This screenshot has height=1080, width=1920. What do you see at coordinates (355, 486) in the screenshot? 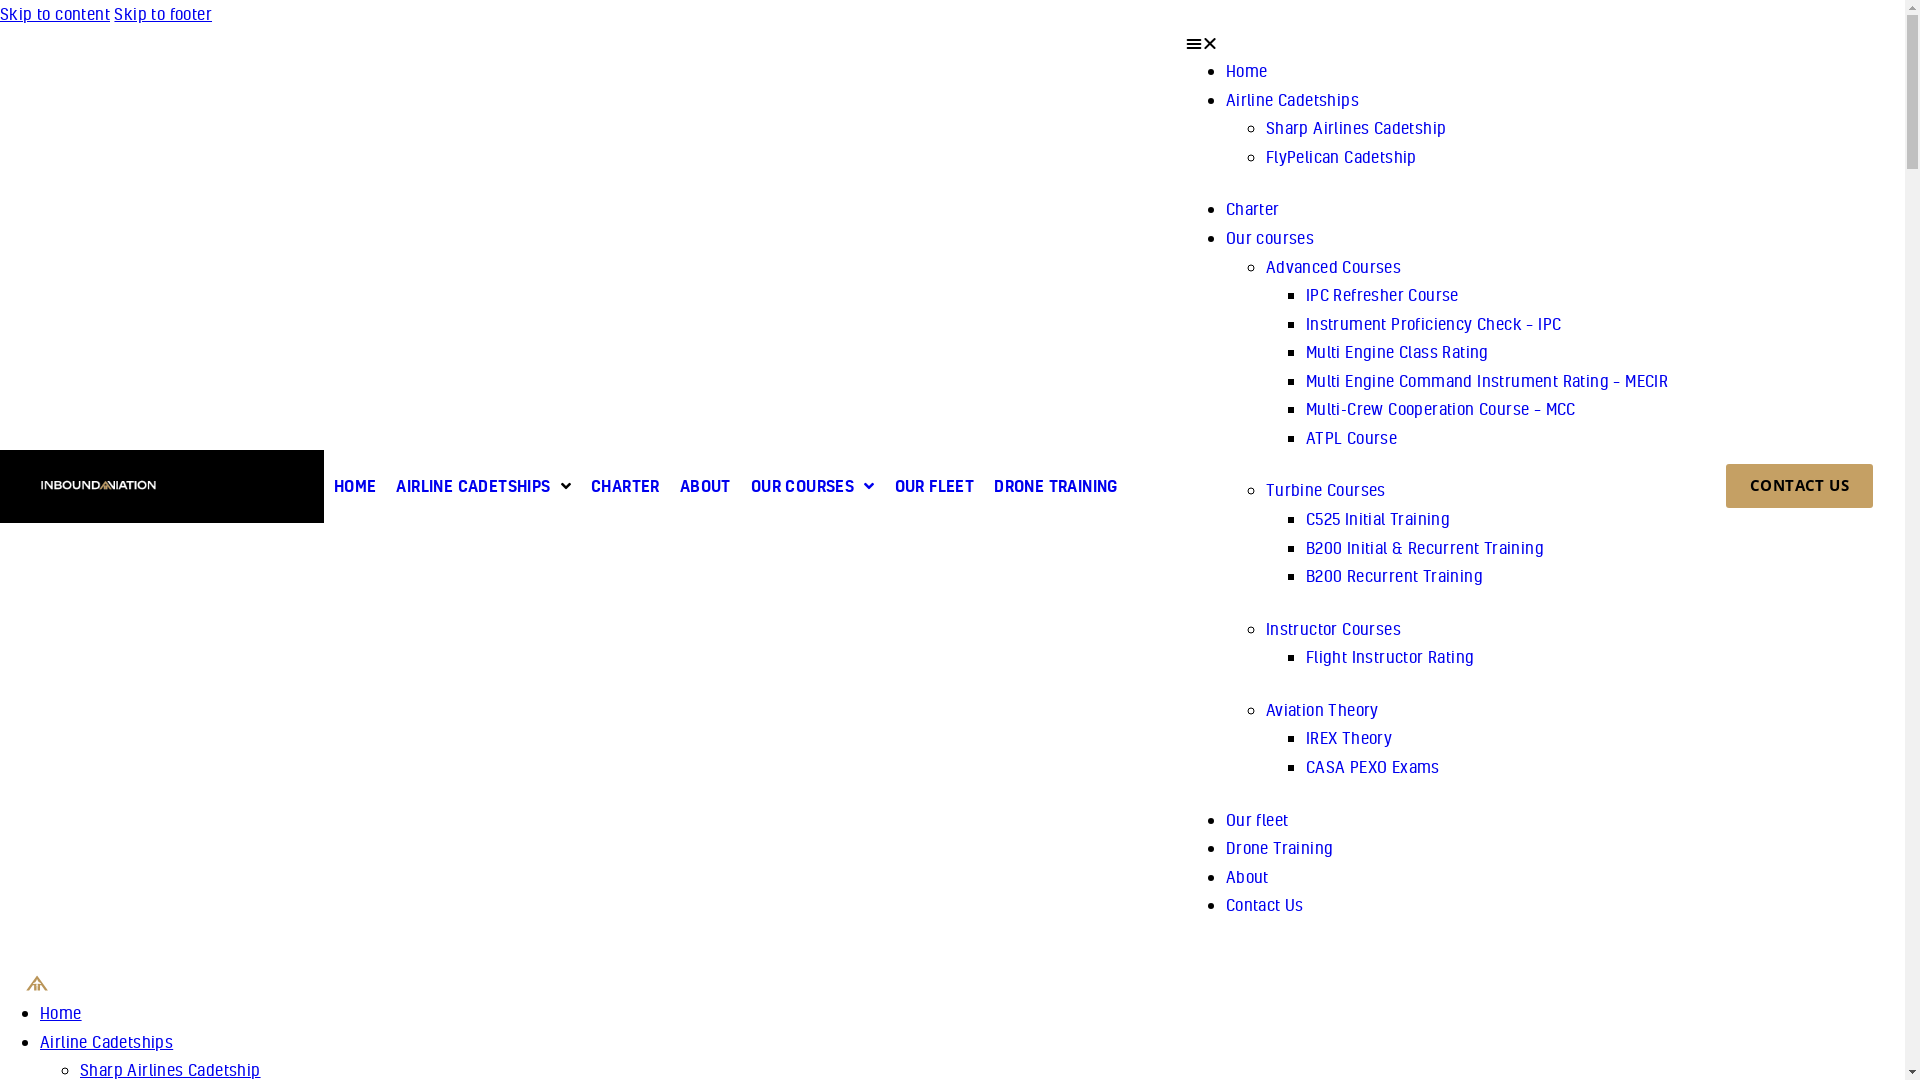
I see `'HOME'` at bounding box center [355, 486].